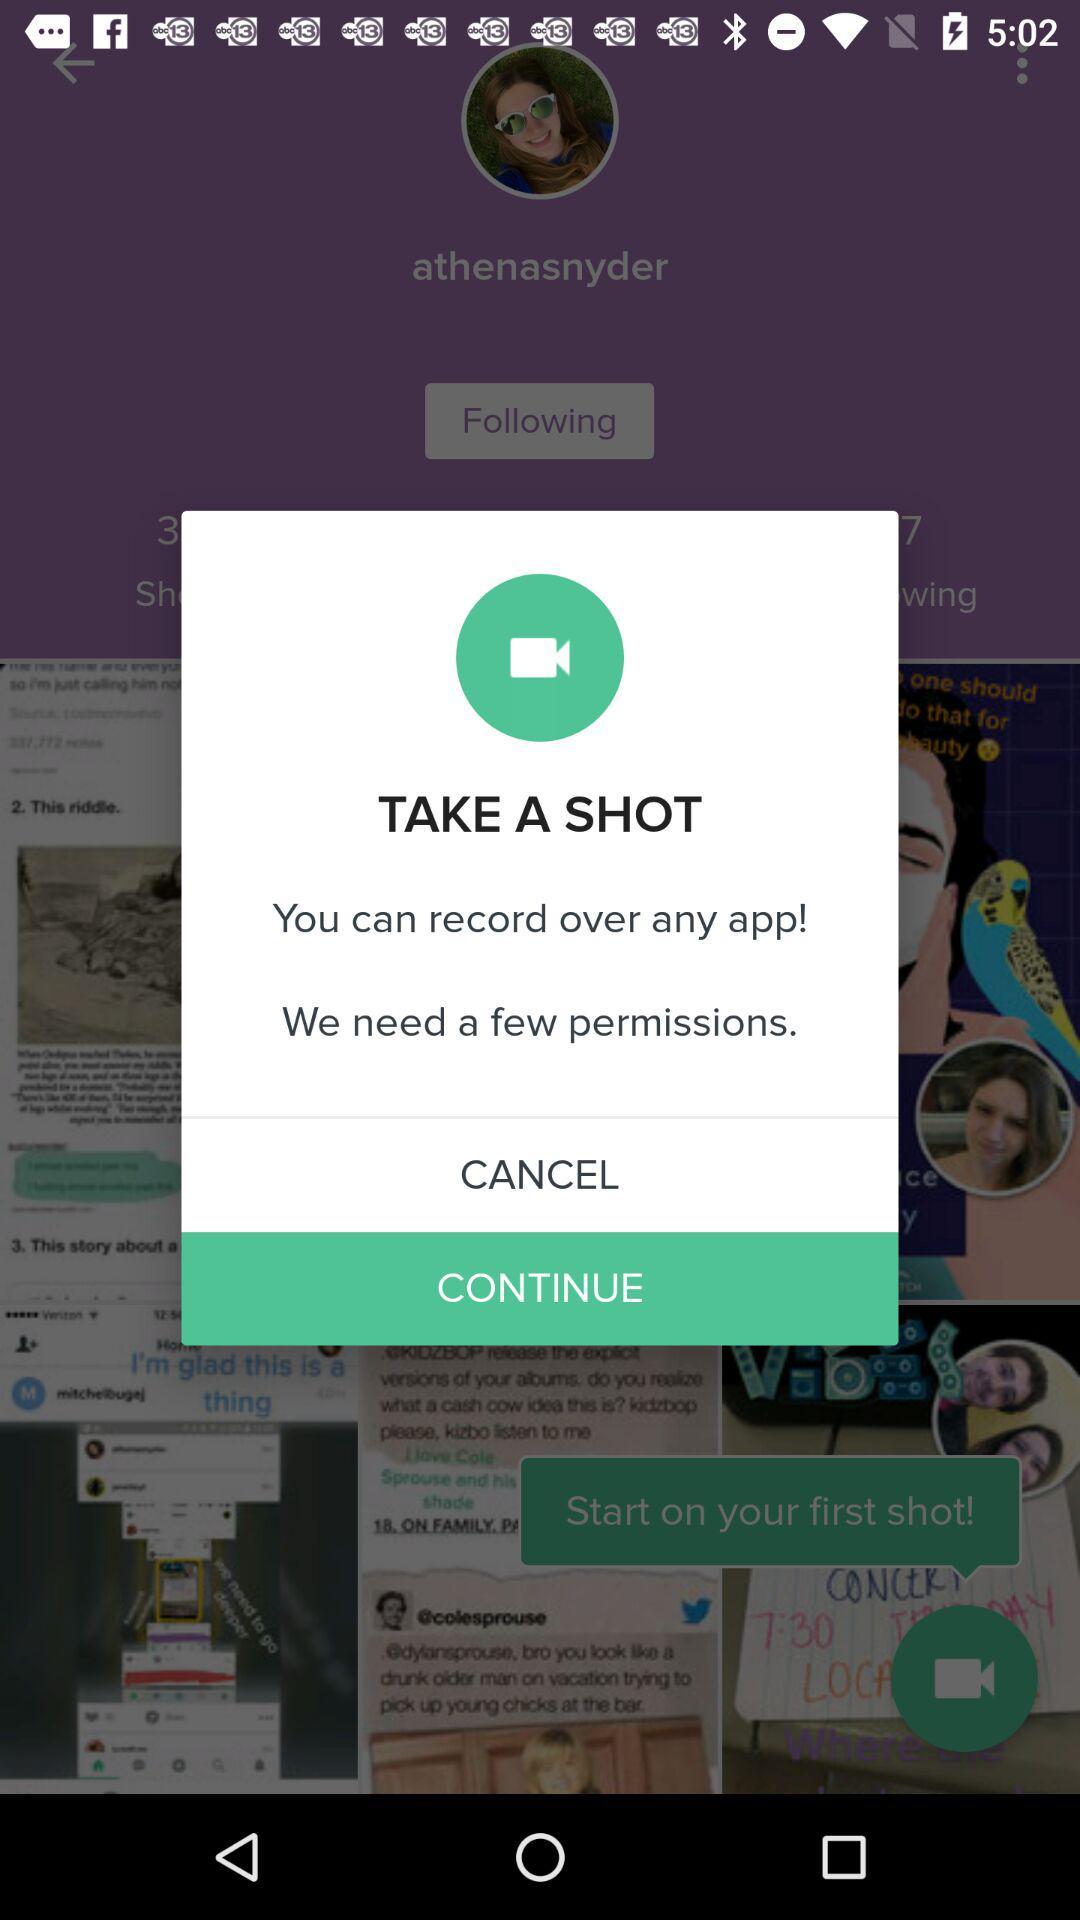 This screenshot has width=1080, height=1920. Describe the element at coordinates (540, 1288) in the screenshot. I see `the item below cancel` at that location.